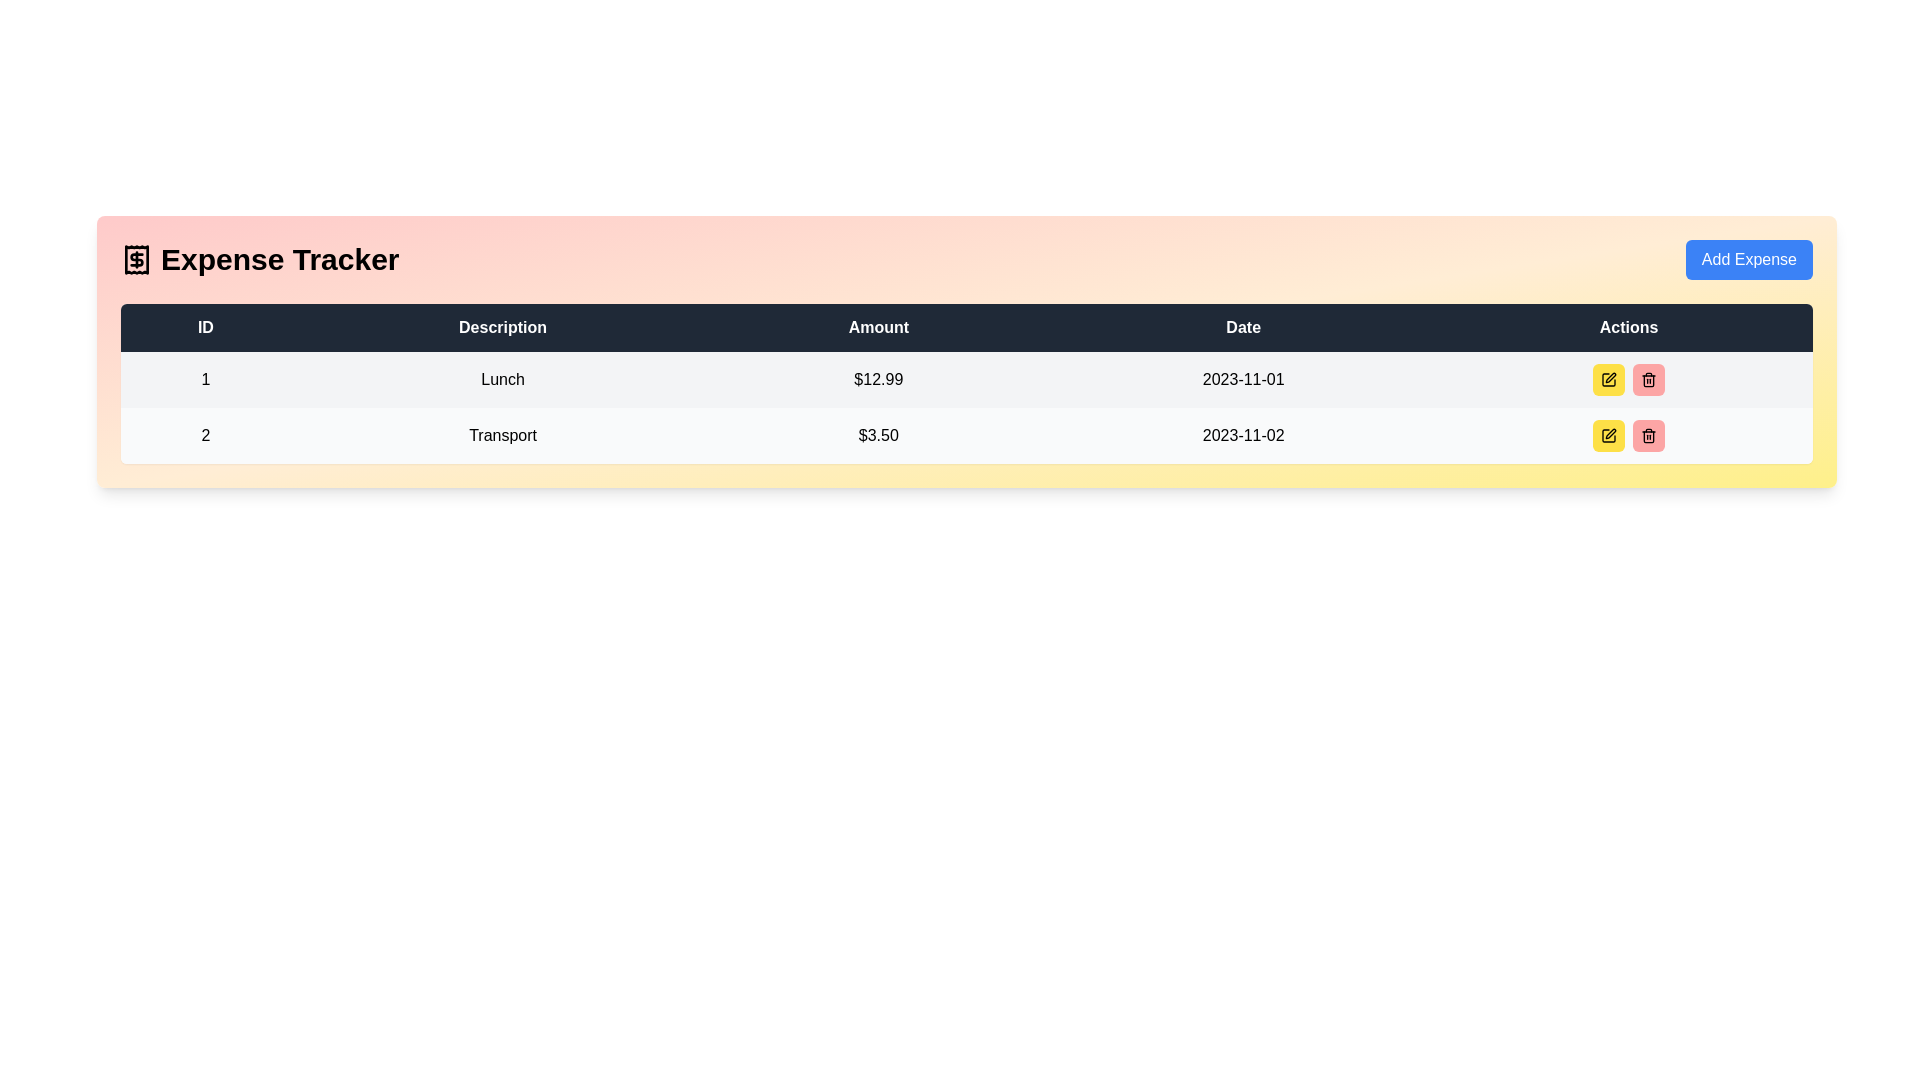  Describe the element at coordinates (205, 326) in the screenshot. I see `the 'ID' header label in the table, which is the leftmost element in the header row, located at the top-left corner of the table's header section` at that location.